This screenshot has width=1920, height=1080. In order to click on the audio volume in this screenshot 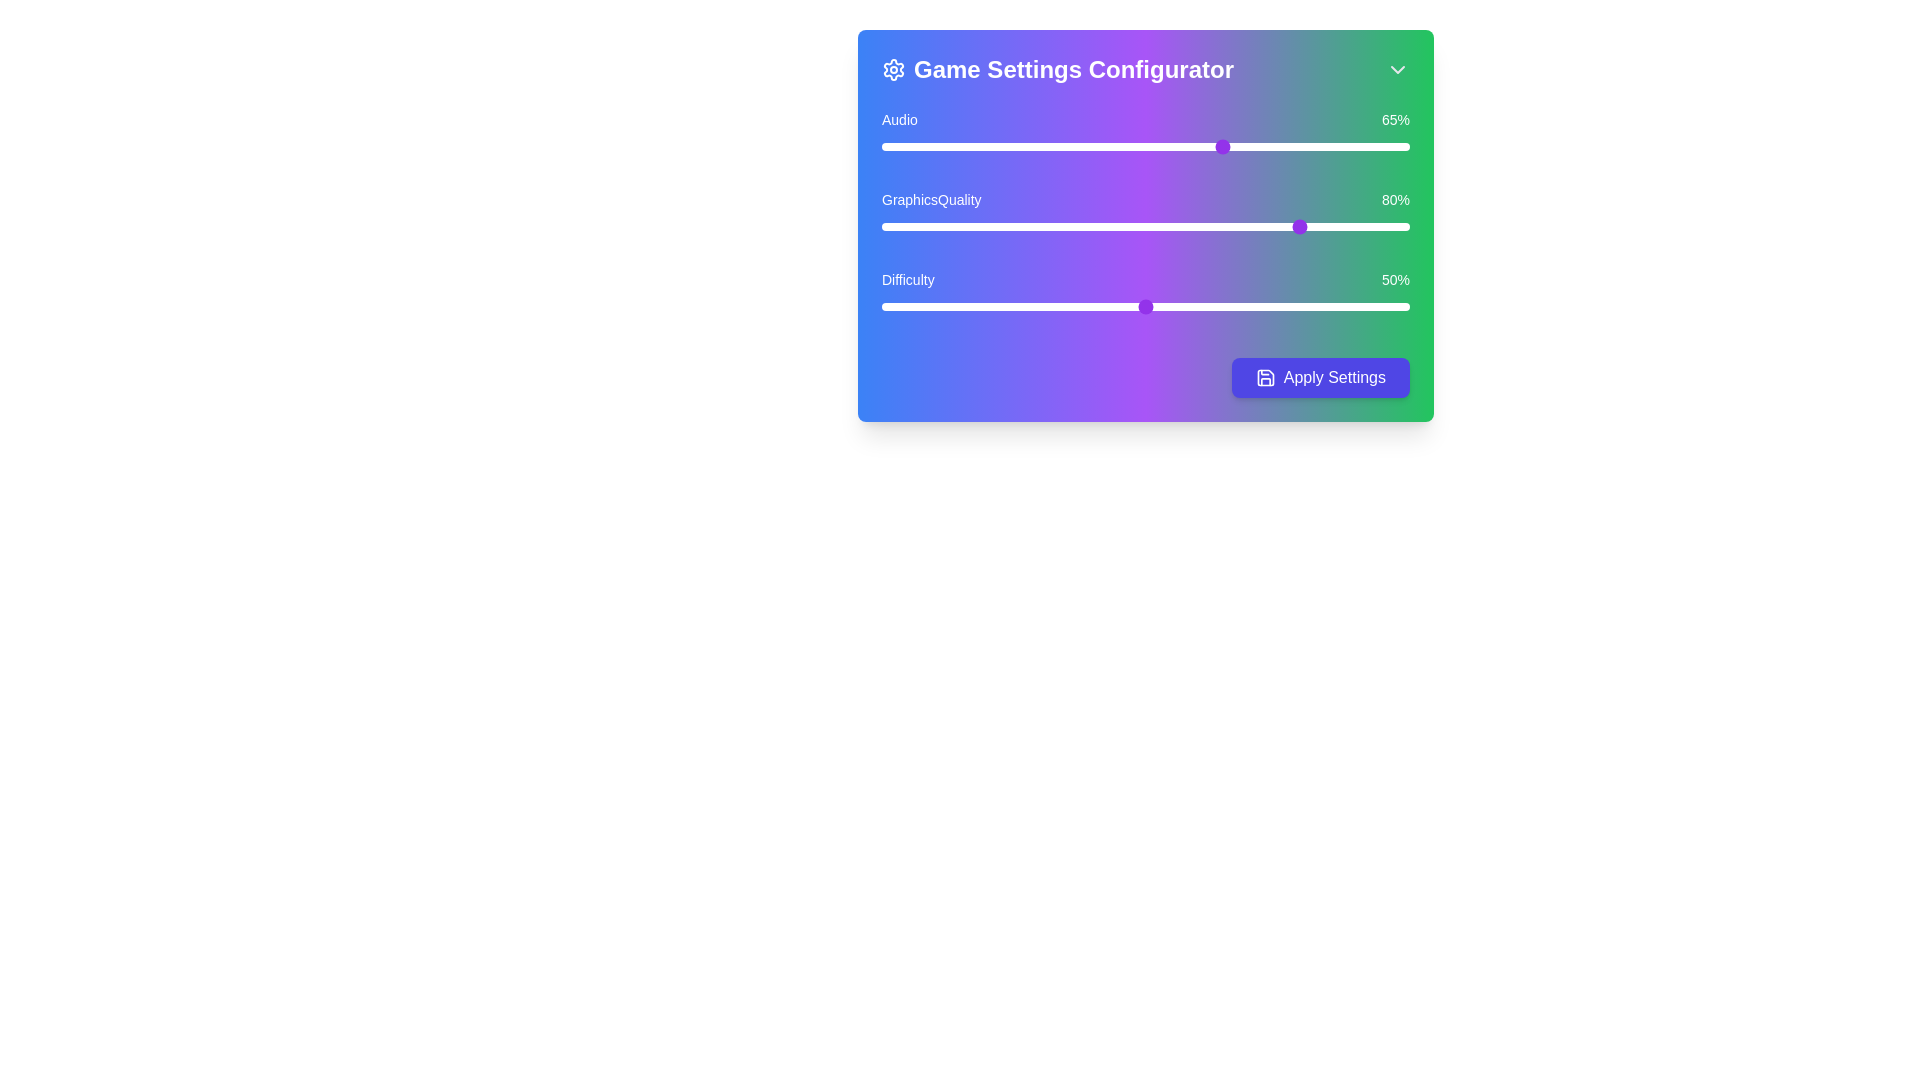, I will do `click(1198, 145)`.